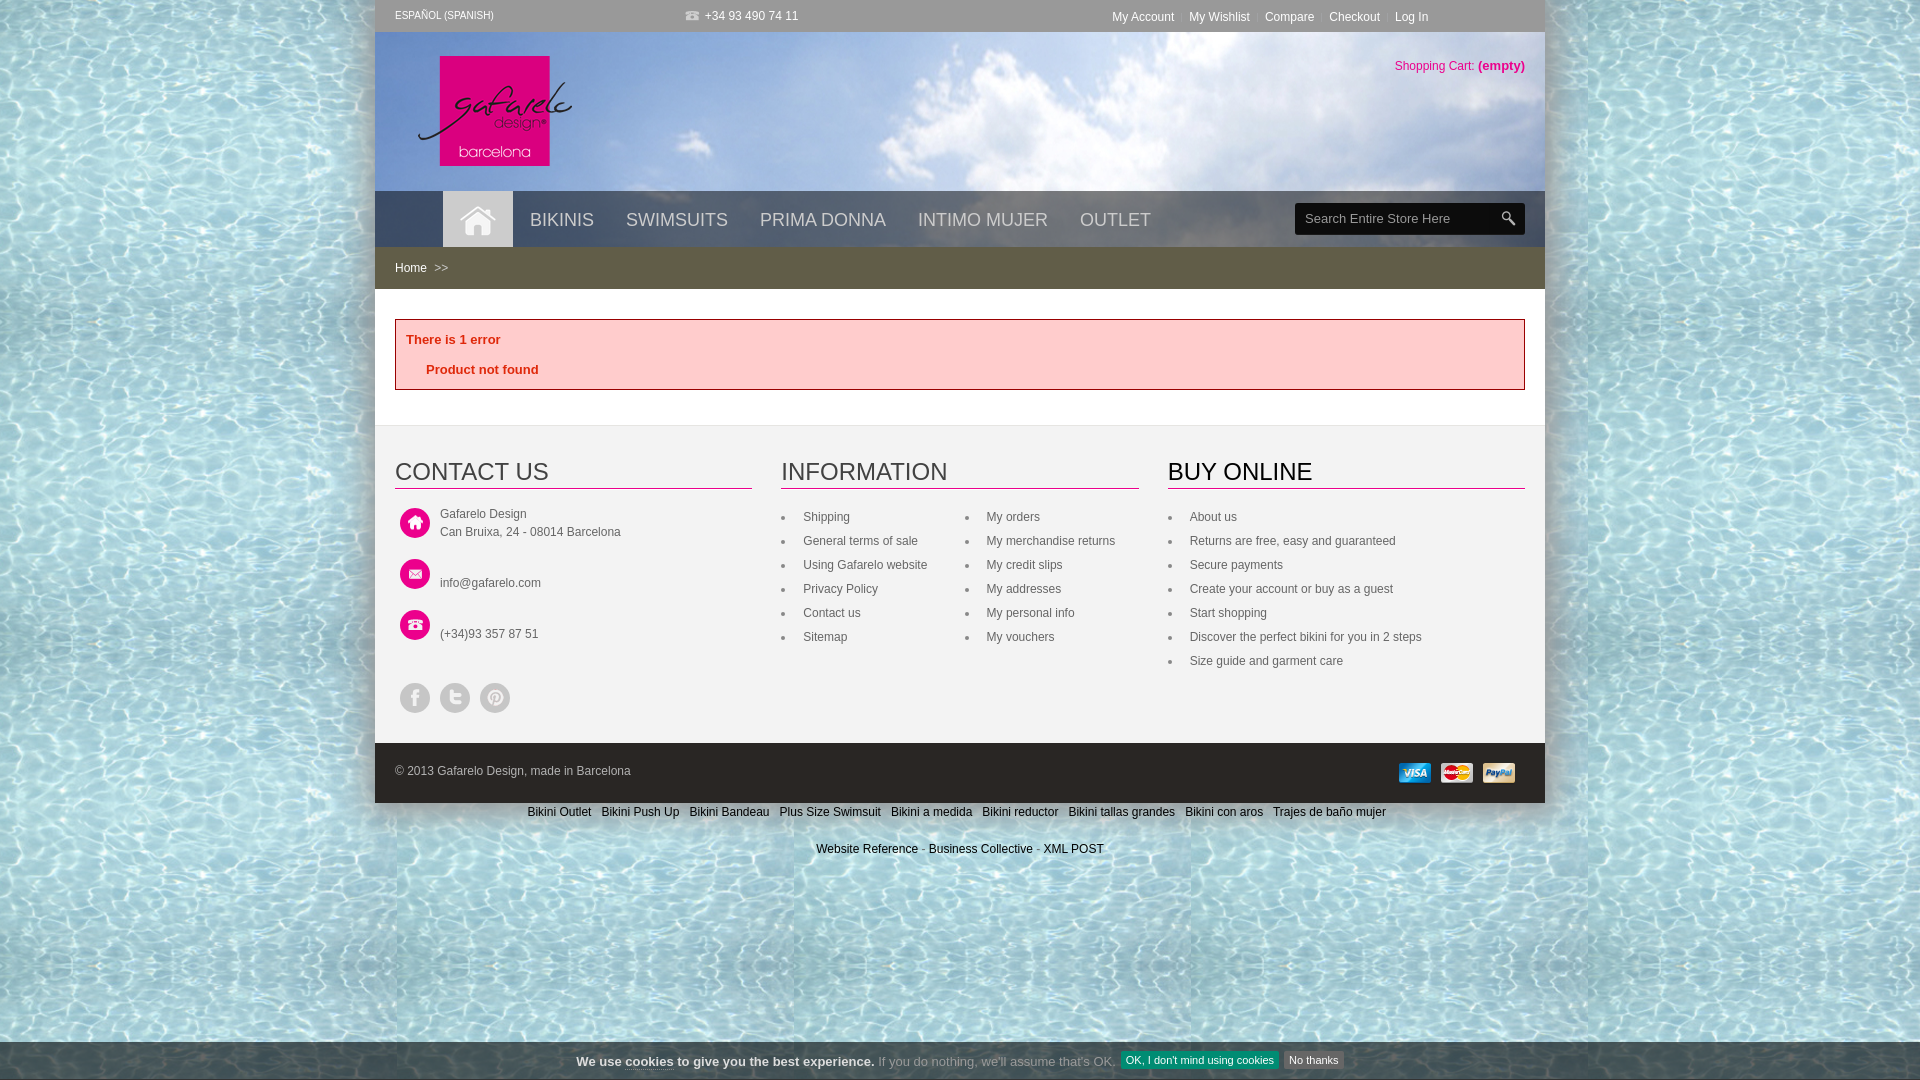 This screenshot has height=1080, width=1920. Describe the element at coordinates (1114, 219) in the screenshot. I see `'OUTLET'` at that location.